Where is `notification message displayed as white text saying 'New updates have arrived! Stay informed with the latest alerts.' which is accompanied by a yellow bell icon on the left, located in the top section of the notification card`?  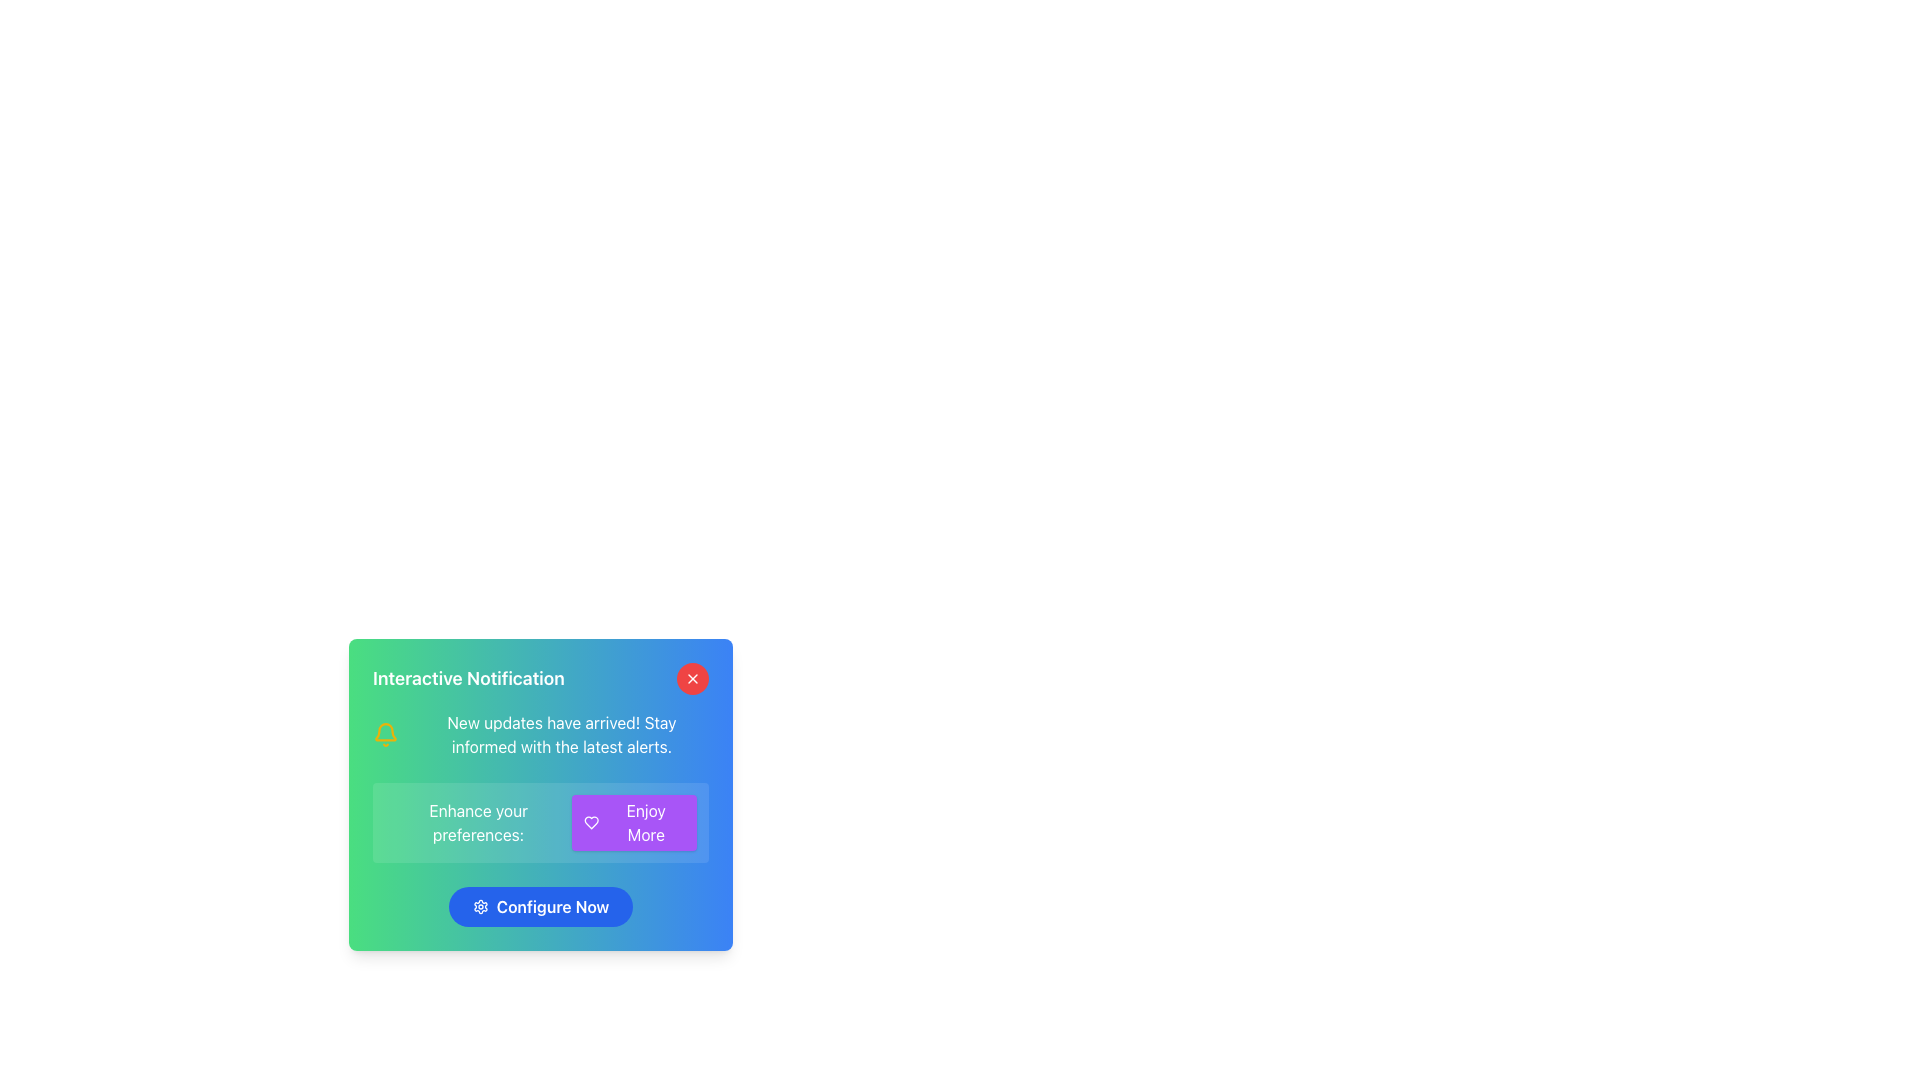
notification message displayed as white text saying 'New updates have arrived! Stay informed with the latest alerts.' which is accompanied by a yellow bell icon on the left, located in the top section of the notification card is located at coordinates (541, 735).